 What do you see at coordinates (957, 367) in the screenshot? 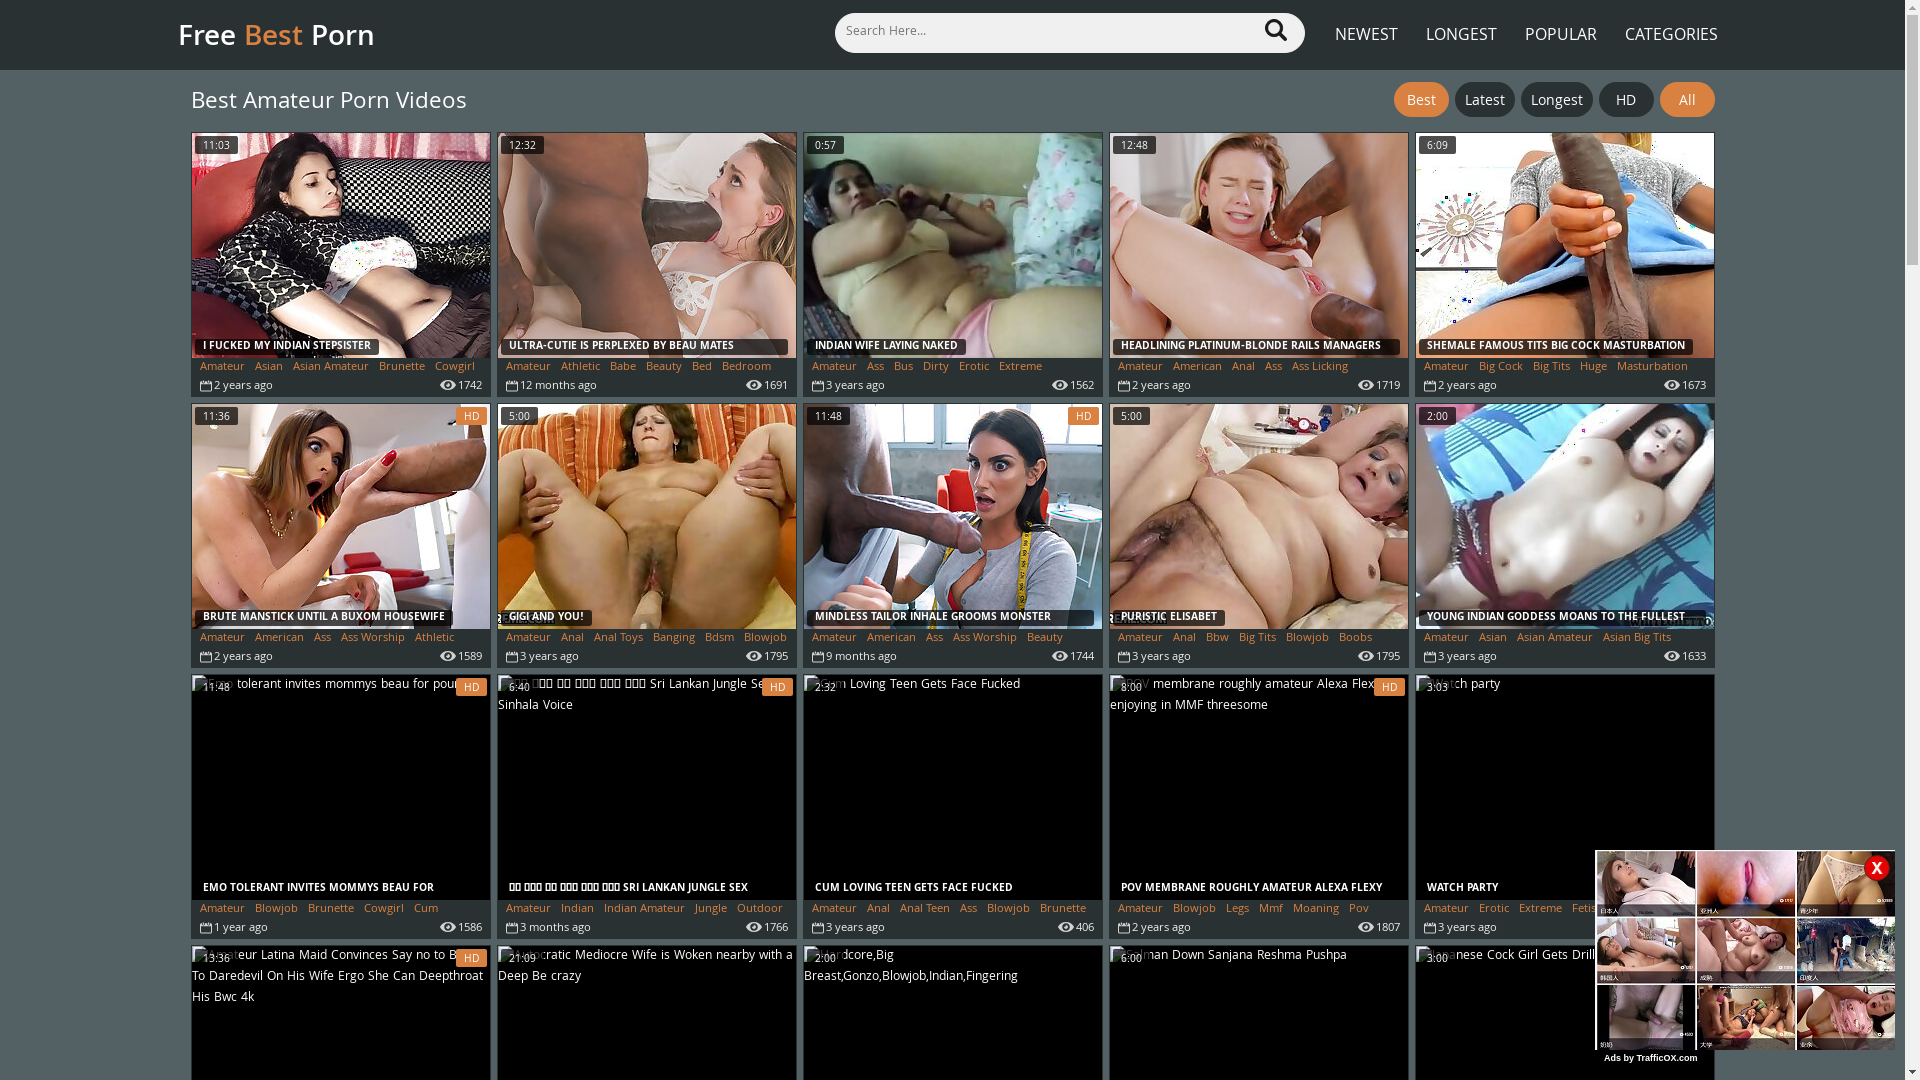
I see `'Erotic'` at bounding box center [957, 367].